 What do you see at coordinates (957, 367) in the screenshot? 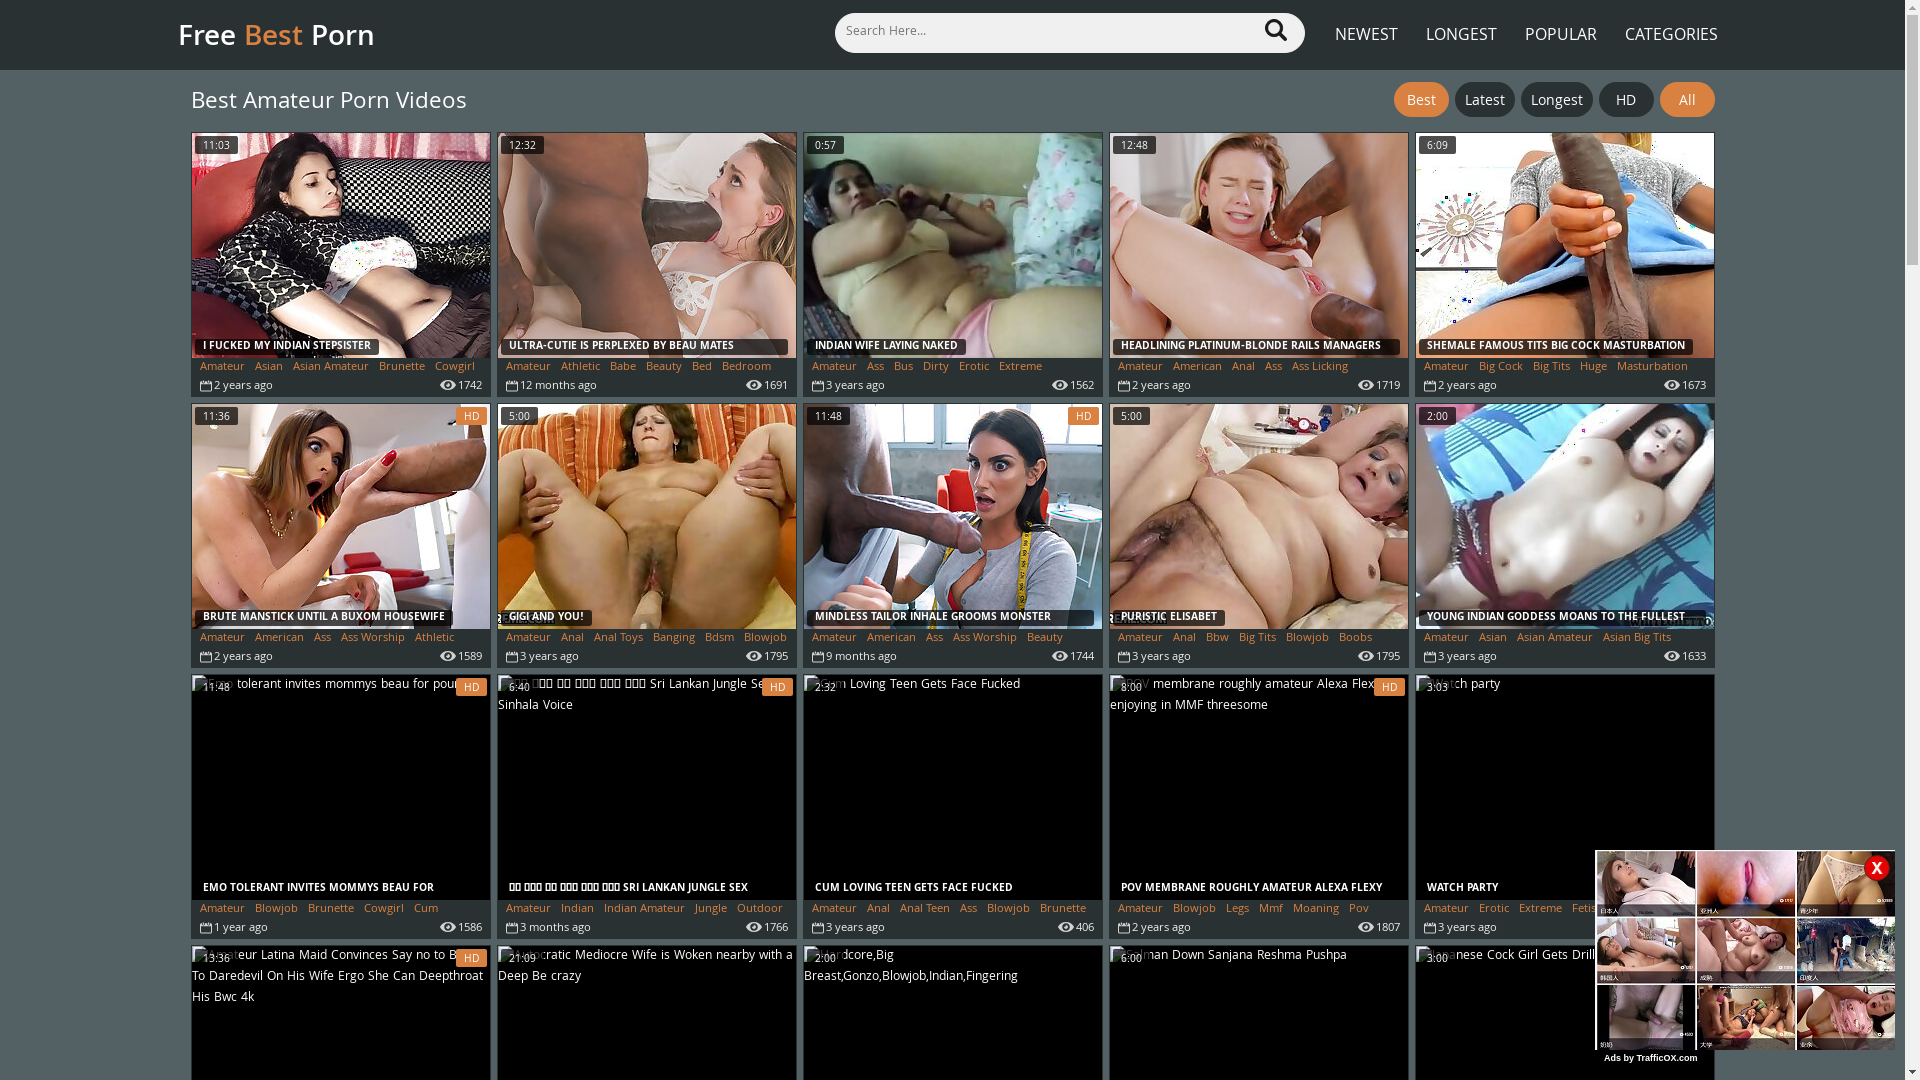
I see `'Erotic'` at bounding box center [957, 367].